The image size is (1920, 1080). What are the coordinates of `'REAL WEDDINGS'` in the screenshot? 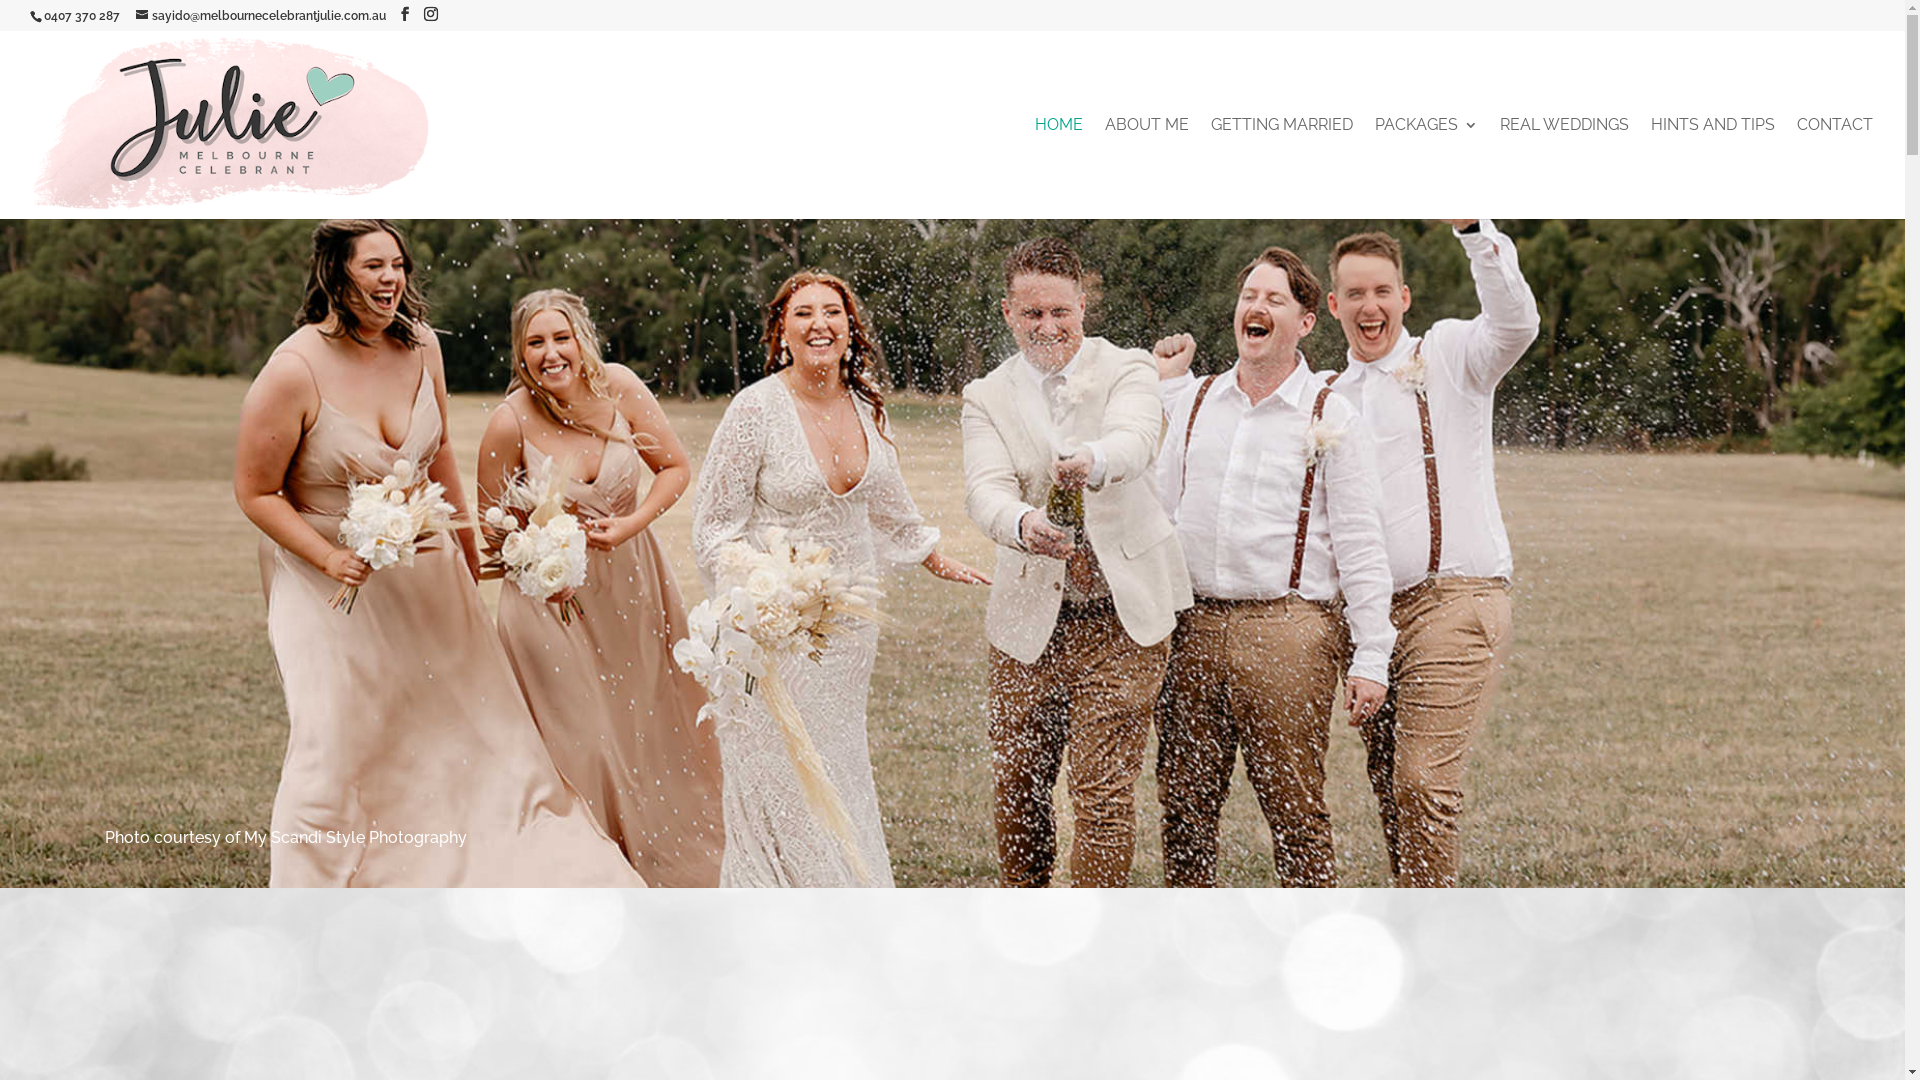 It's located at (1499, 168).